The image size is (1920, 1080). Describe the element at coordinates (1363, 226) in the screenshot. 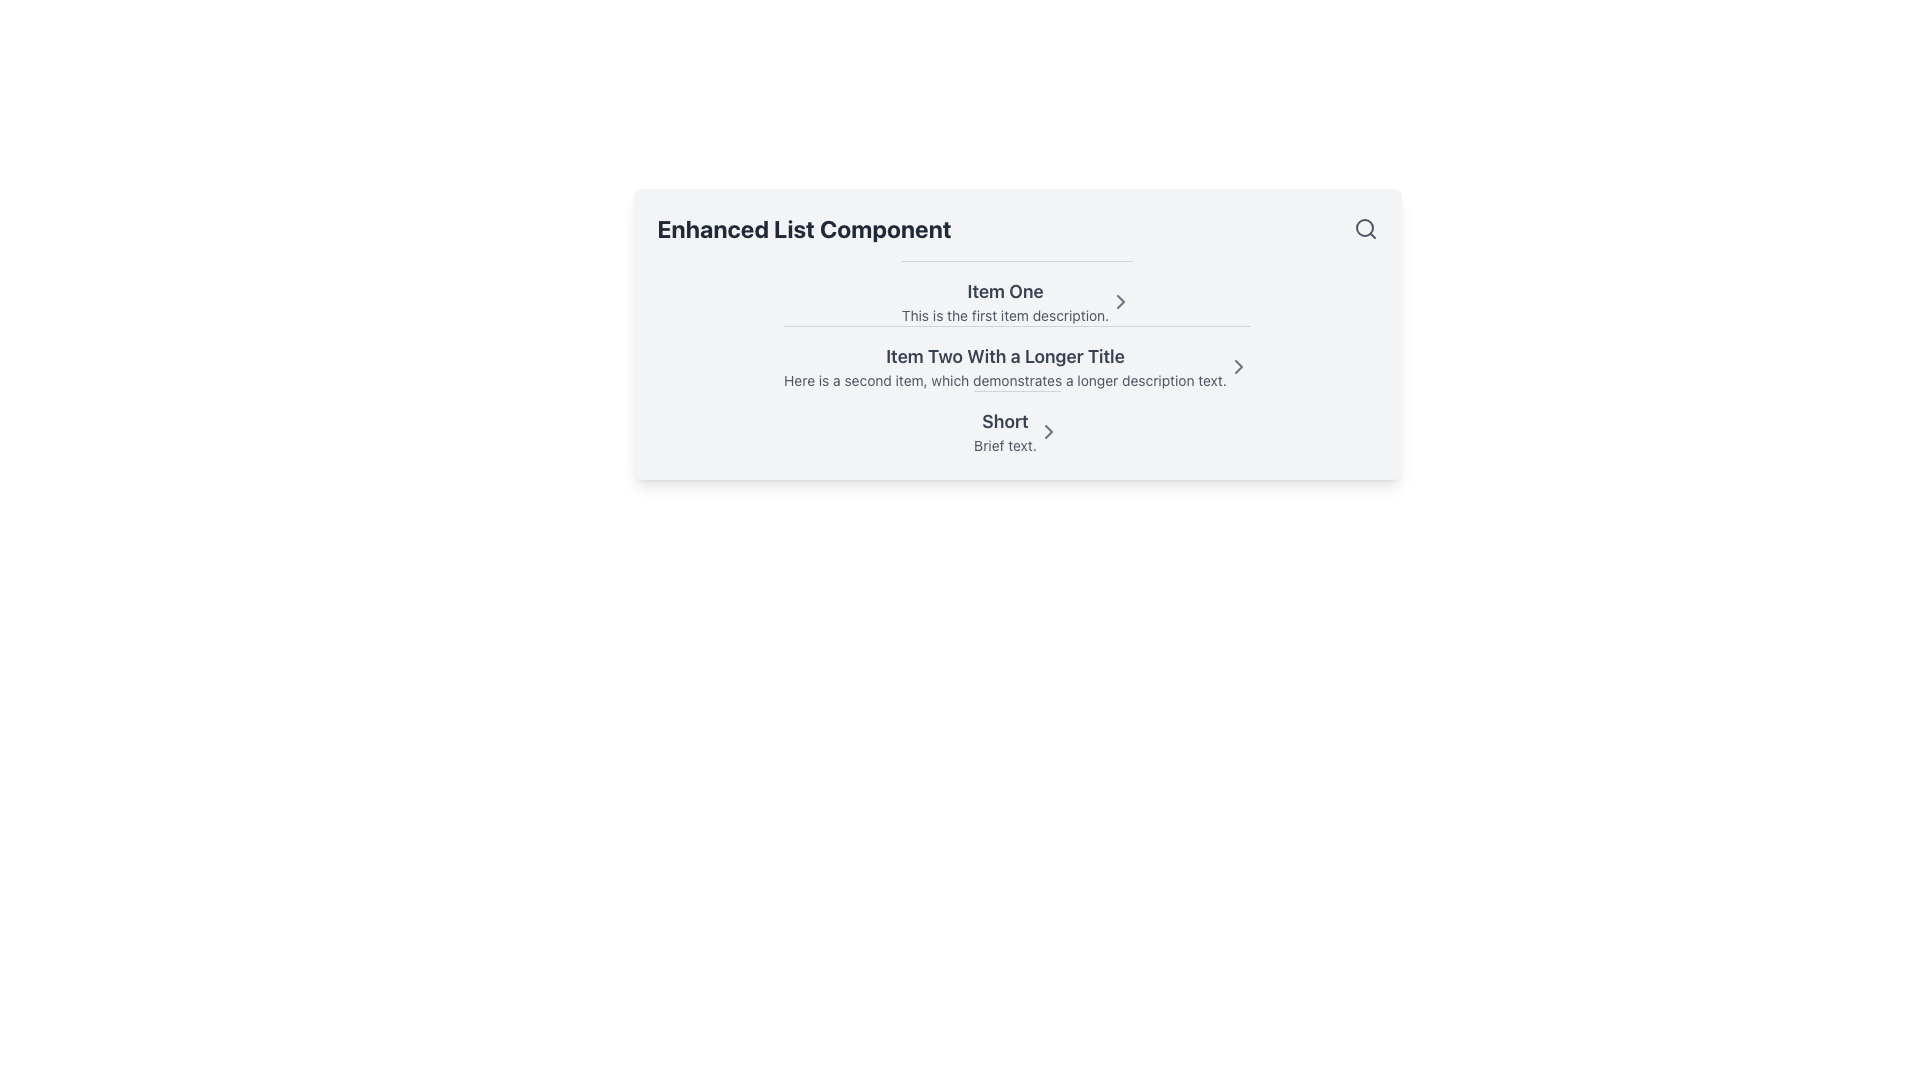

I see `the decorative circle that represents the lens of the magnifying glass icon, positioned within the SVG graphic` at that location.